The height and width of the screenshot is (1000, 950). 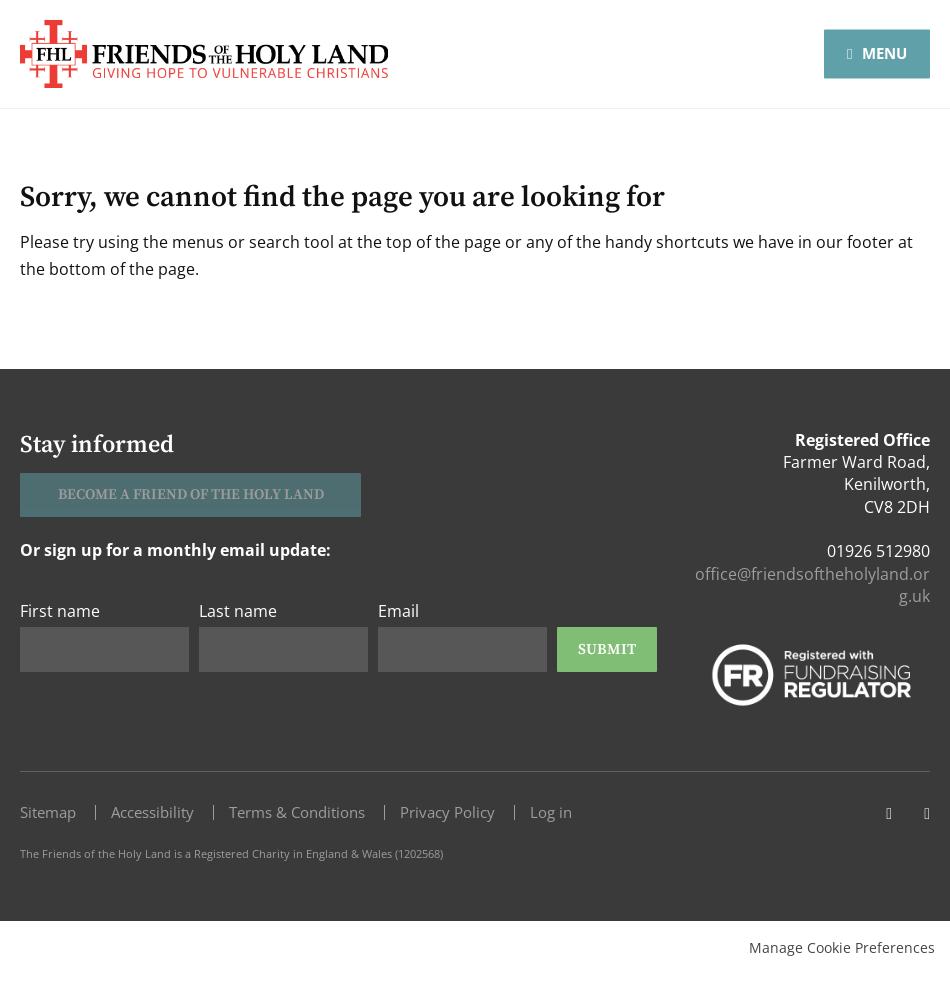 I want to click on 'First name', so click(x=62, y=610).